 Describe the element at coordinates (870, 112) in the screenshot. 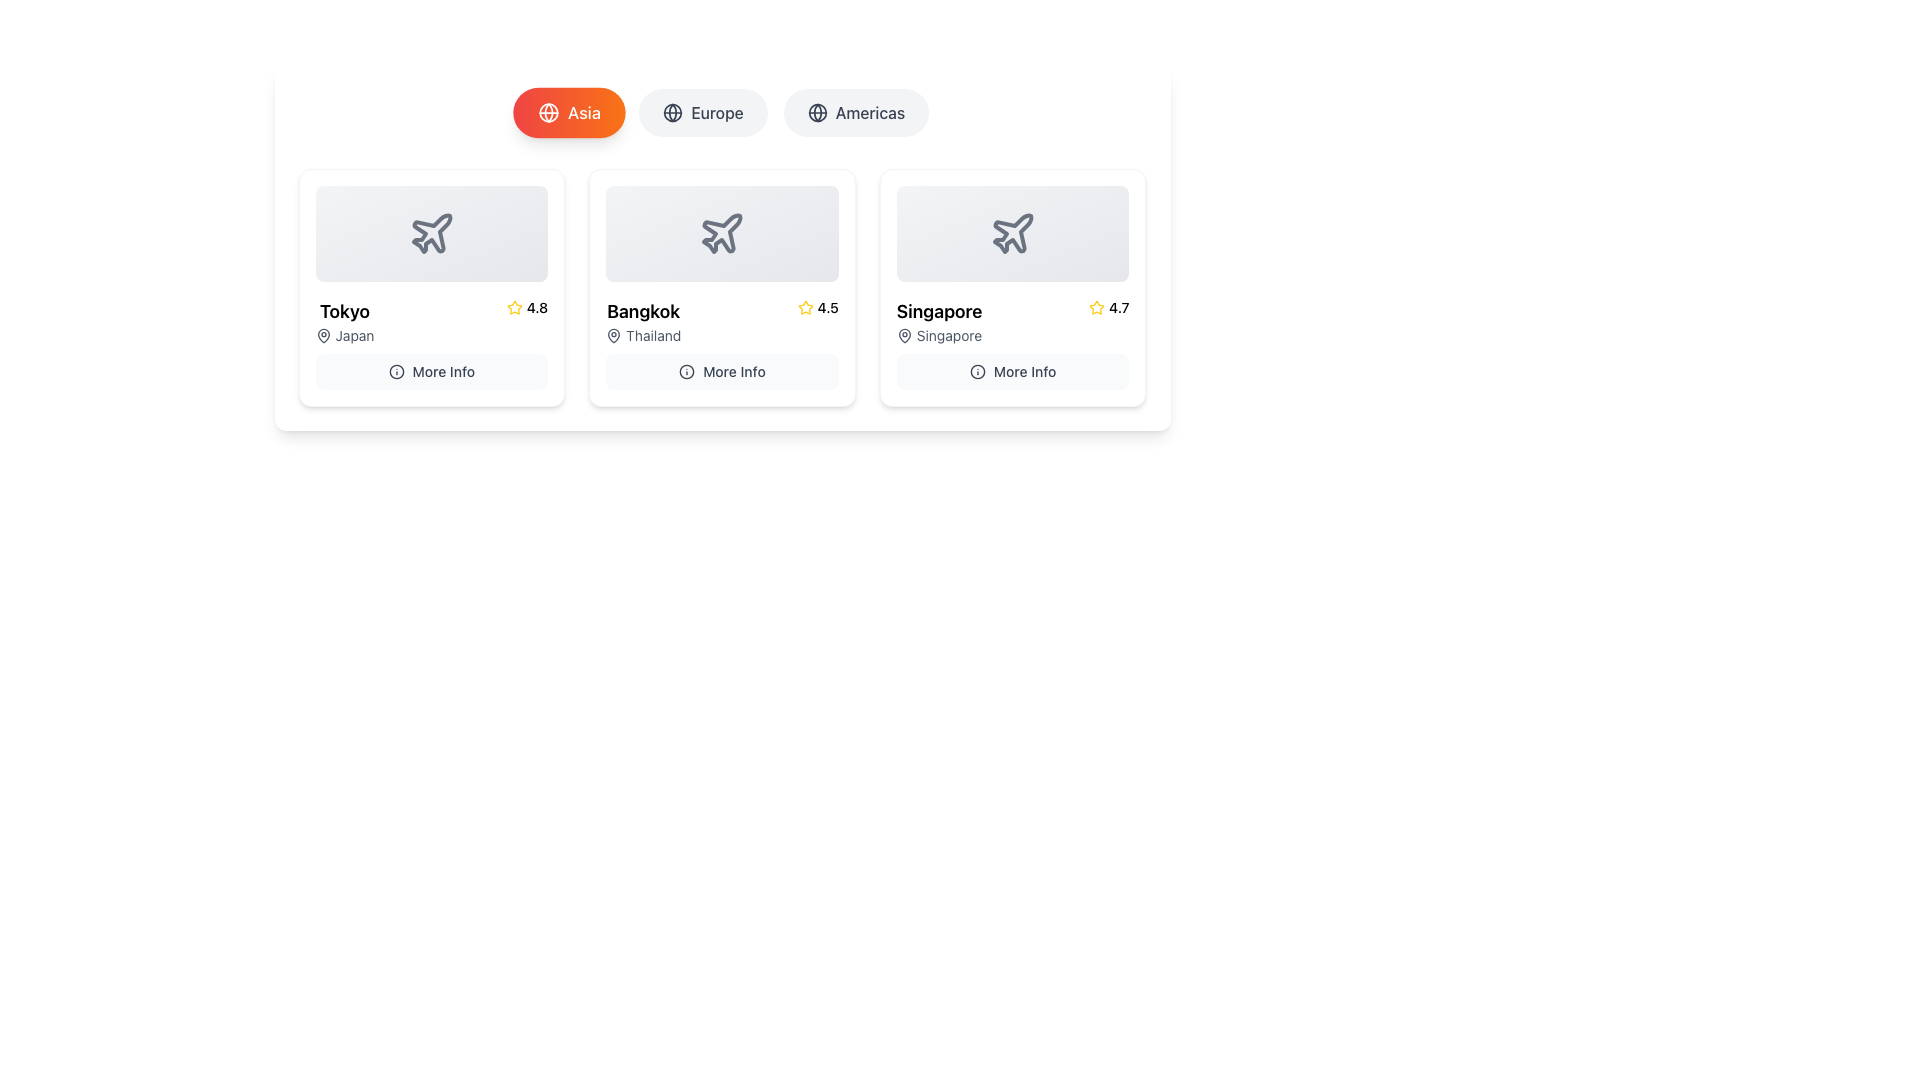

I see `text label for the 'Americas' section, which is part of a clickable button located at the top-center of the interface` at that location.